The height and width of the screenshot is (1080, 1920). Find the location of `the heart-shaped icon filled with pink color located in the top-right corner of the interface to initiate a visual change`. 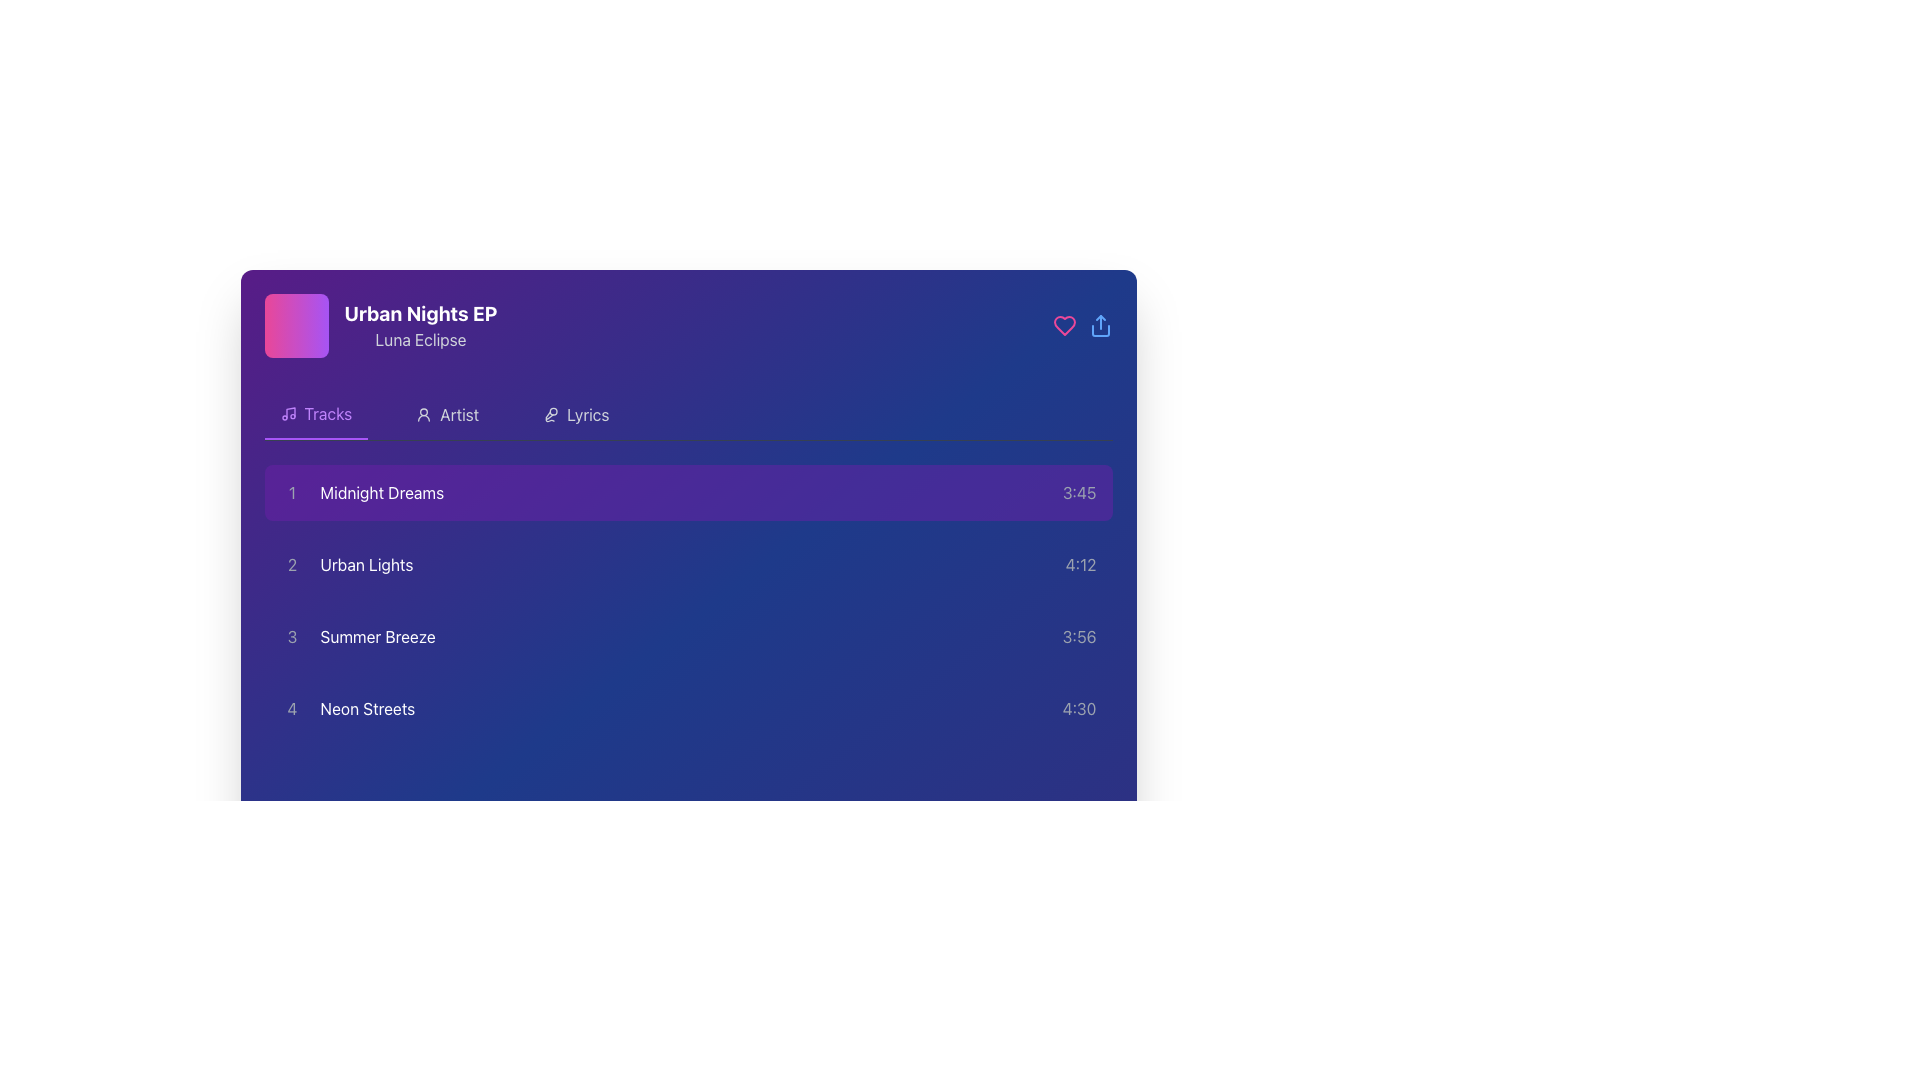

the heart-shaped icon filled with pink color located in the top-right corner of the interface to initiate a visual change is located at coordinates (1063, 325).